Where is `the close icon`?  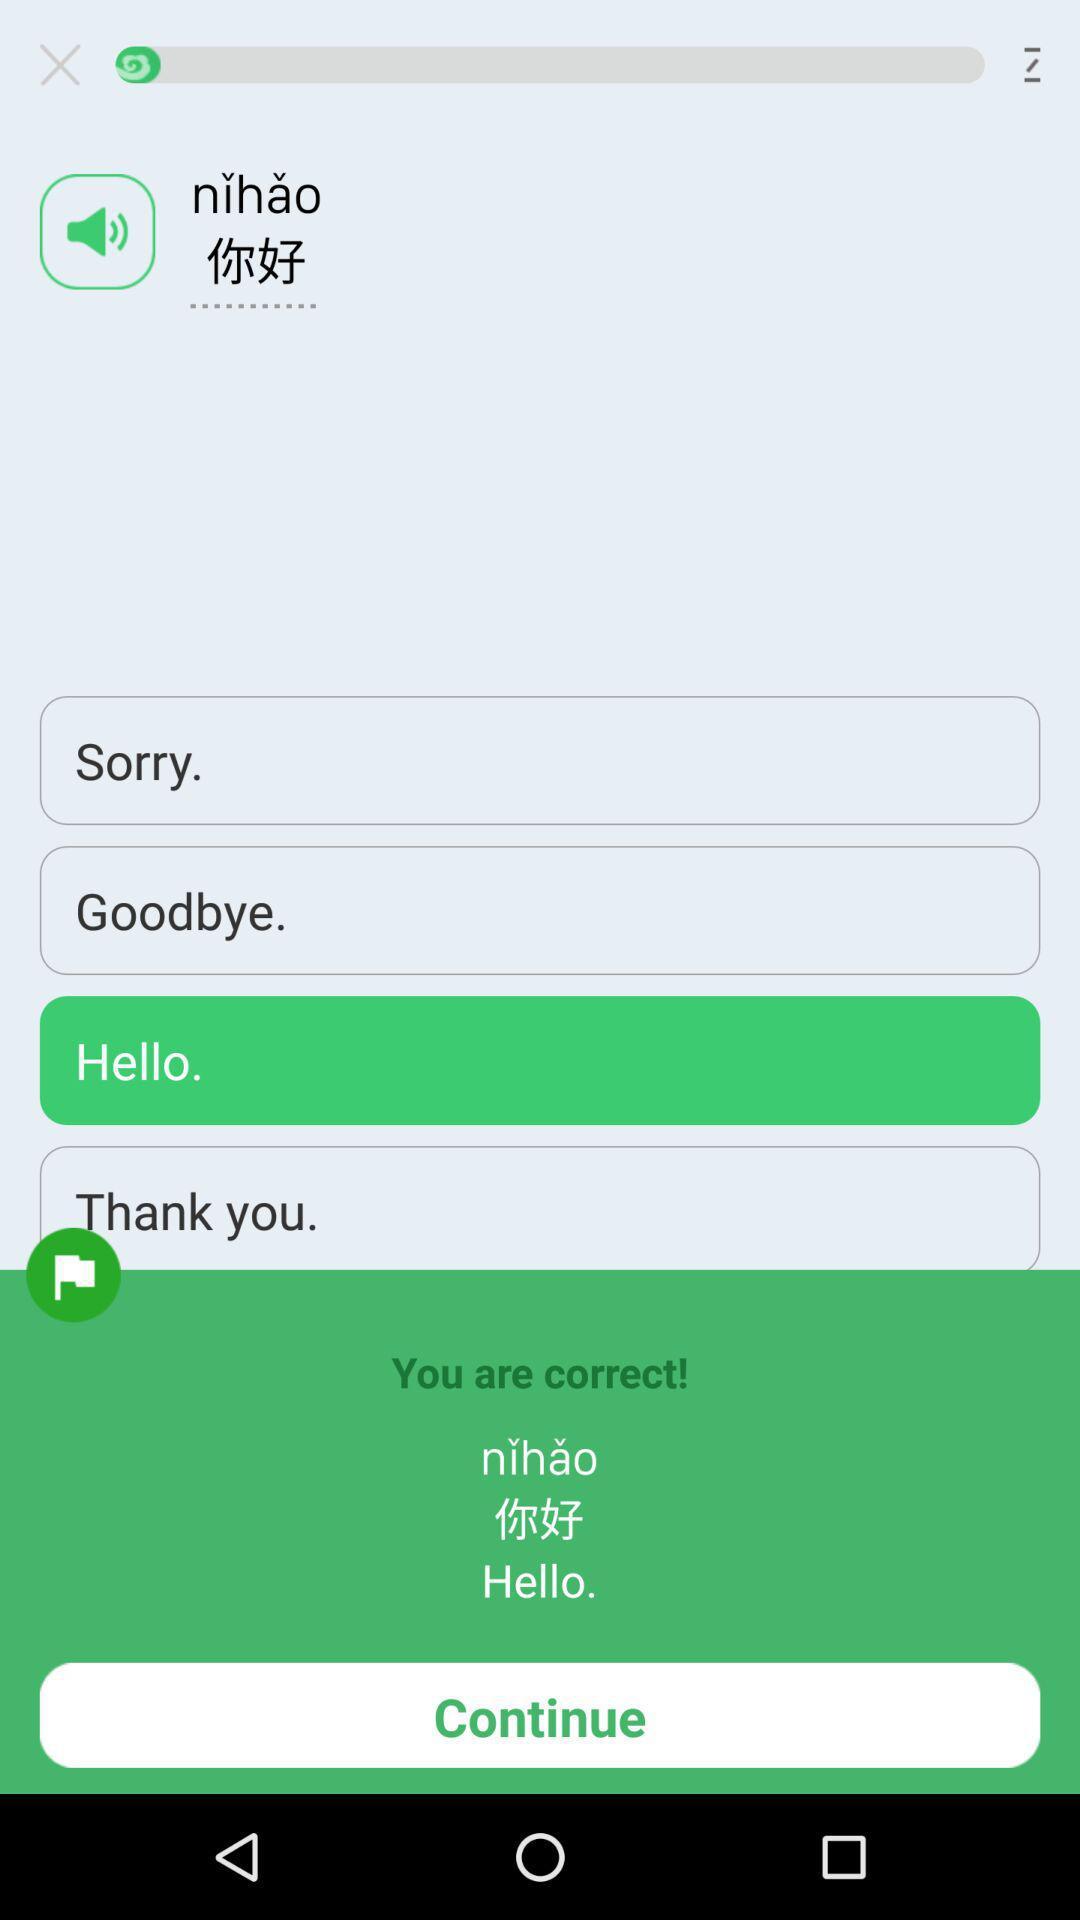 the close icon is located at coordinates (67, 69).